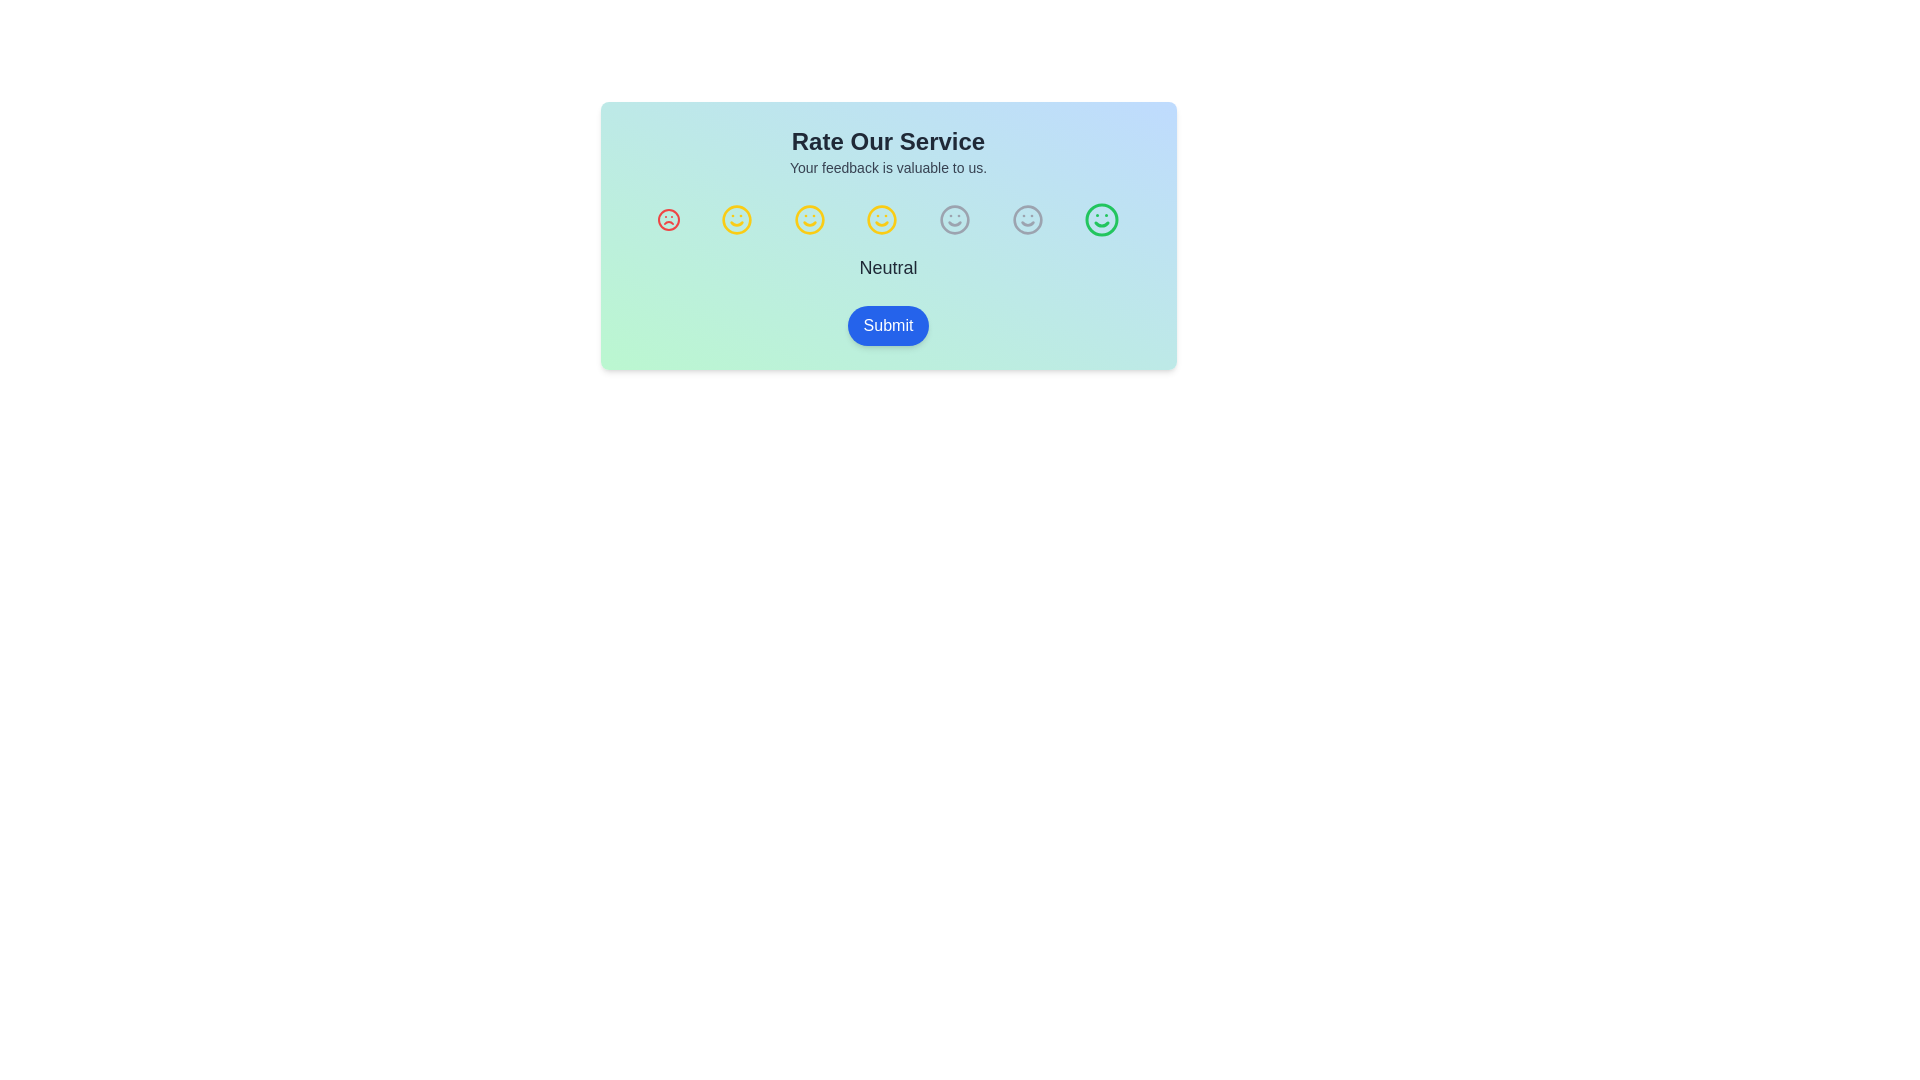 The image size is (1920, 1080). What do you see at coordinates (887, 325) in the screenshot?
I see `the 'Submit' button to submit the selected rating` at bounding box center [887, 325].